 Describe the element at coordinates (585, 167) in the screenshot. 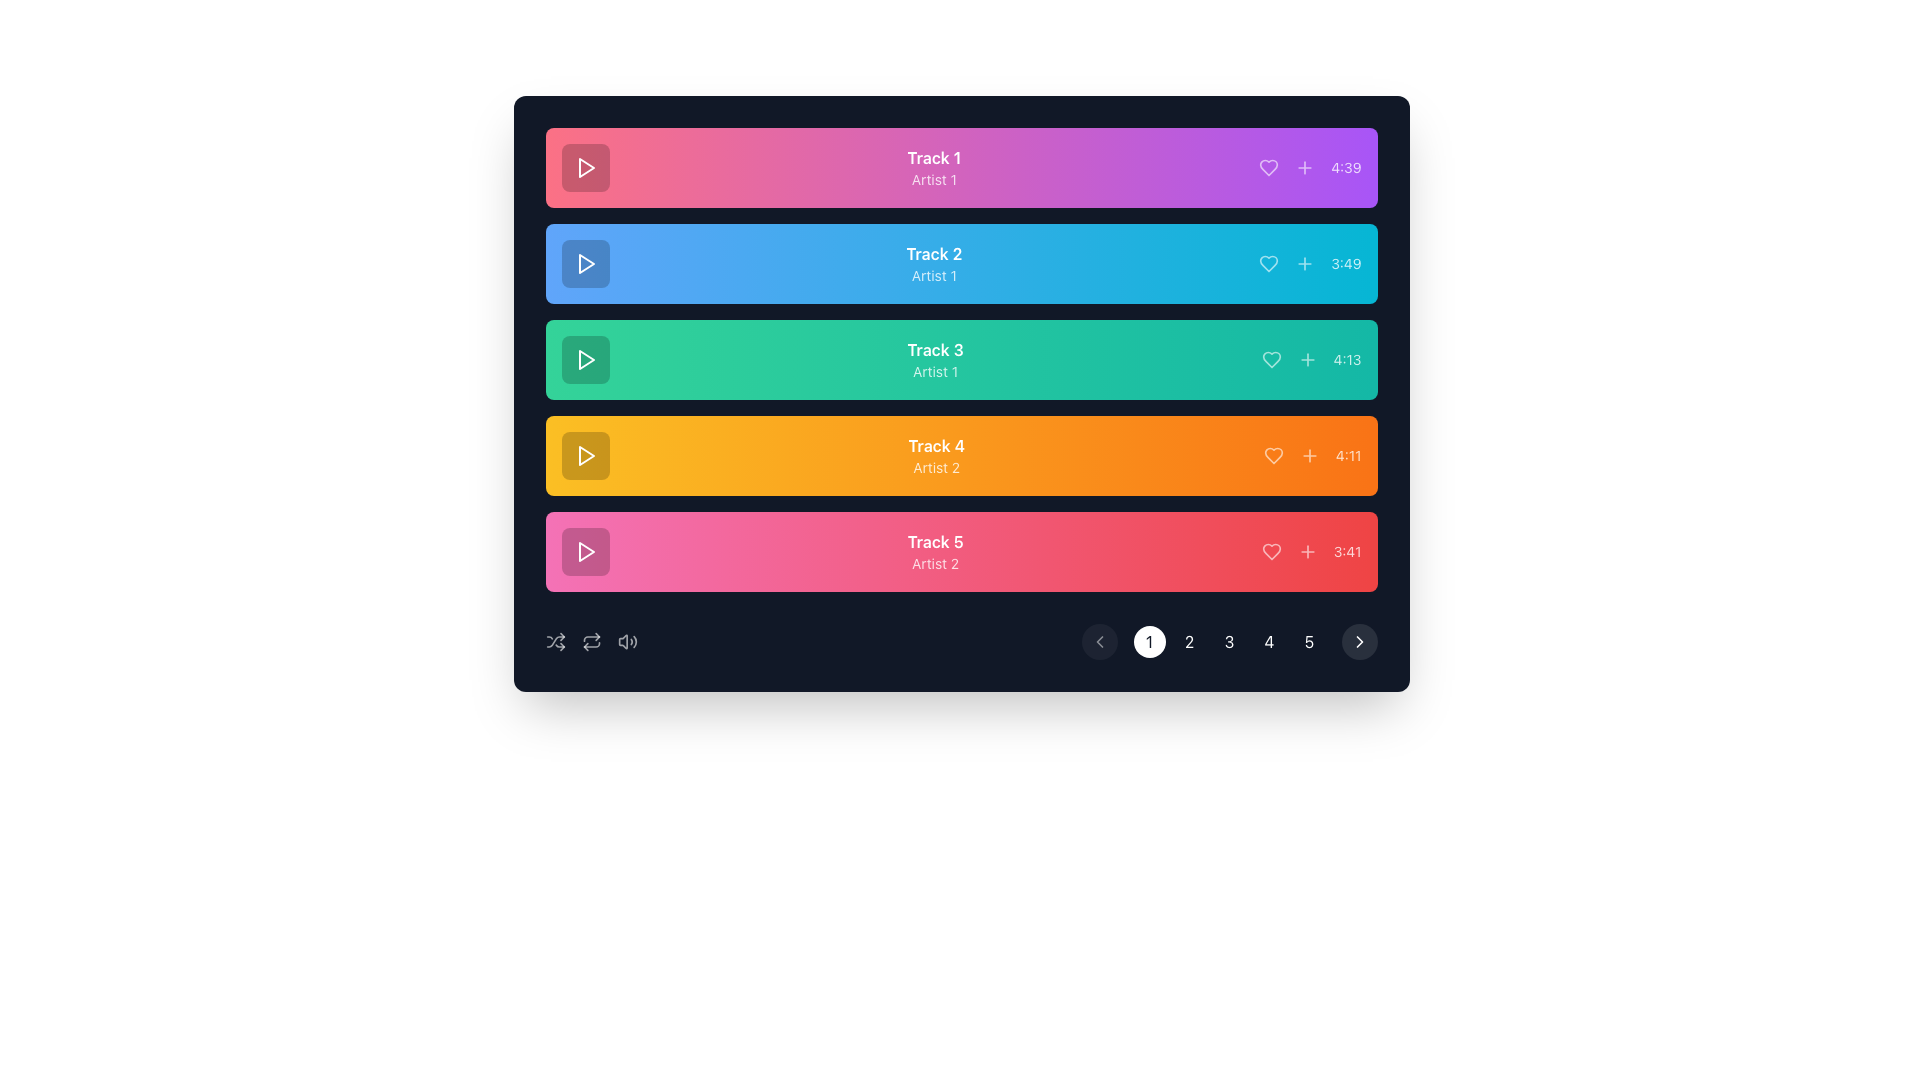

I see `the play icon located inside the pink button at the left end of the 'Track 1' row in the playlist` at that location.